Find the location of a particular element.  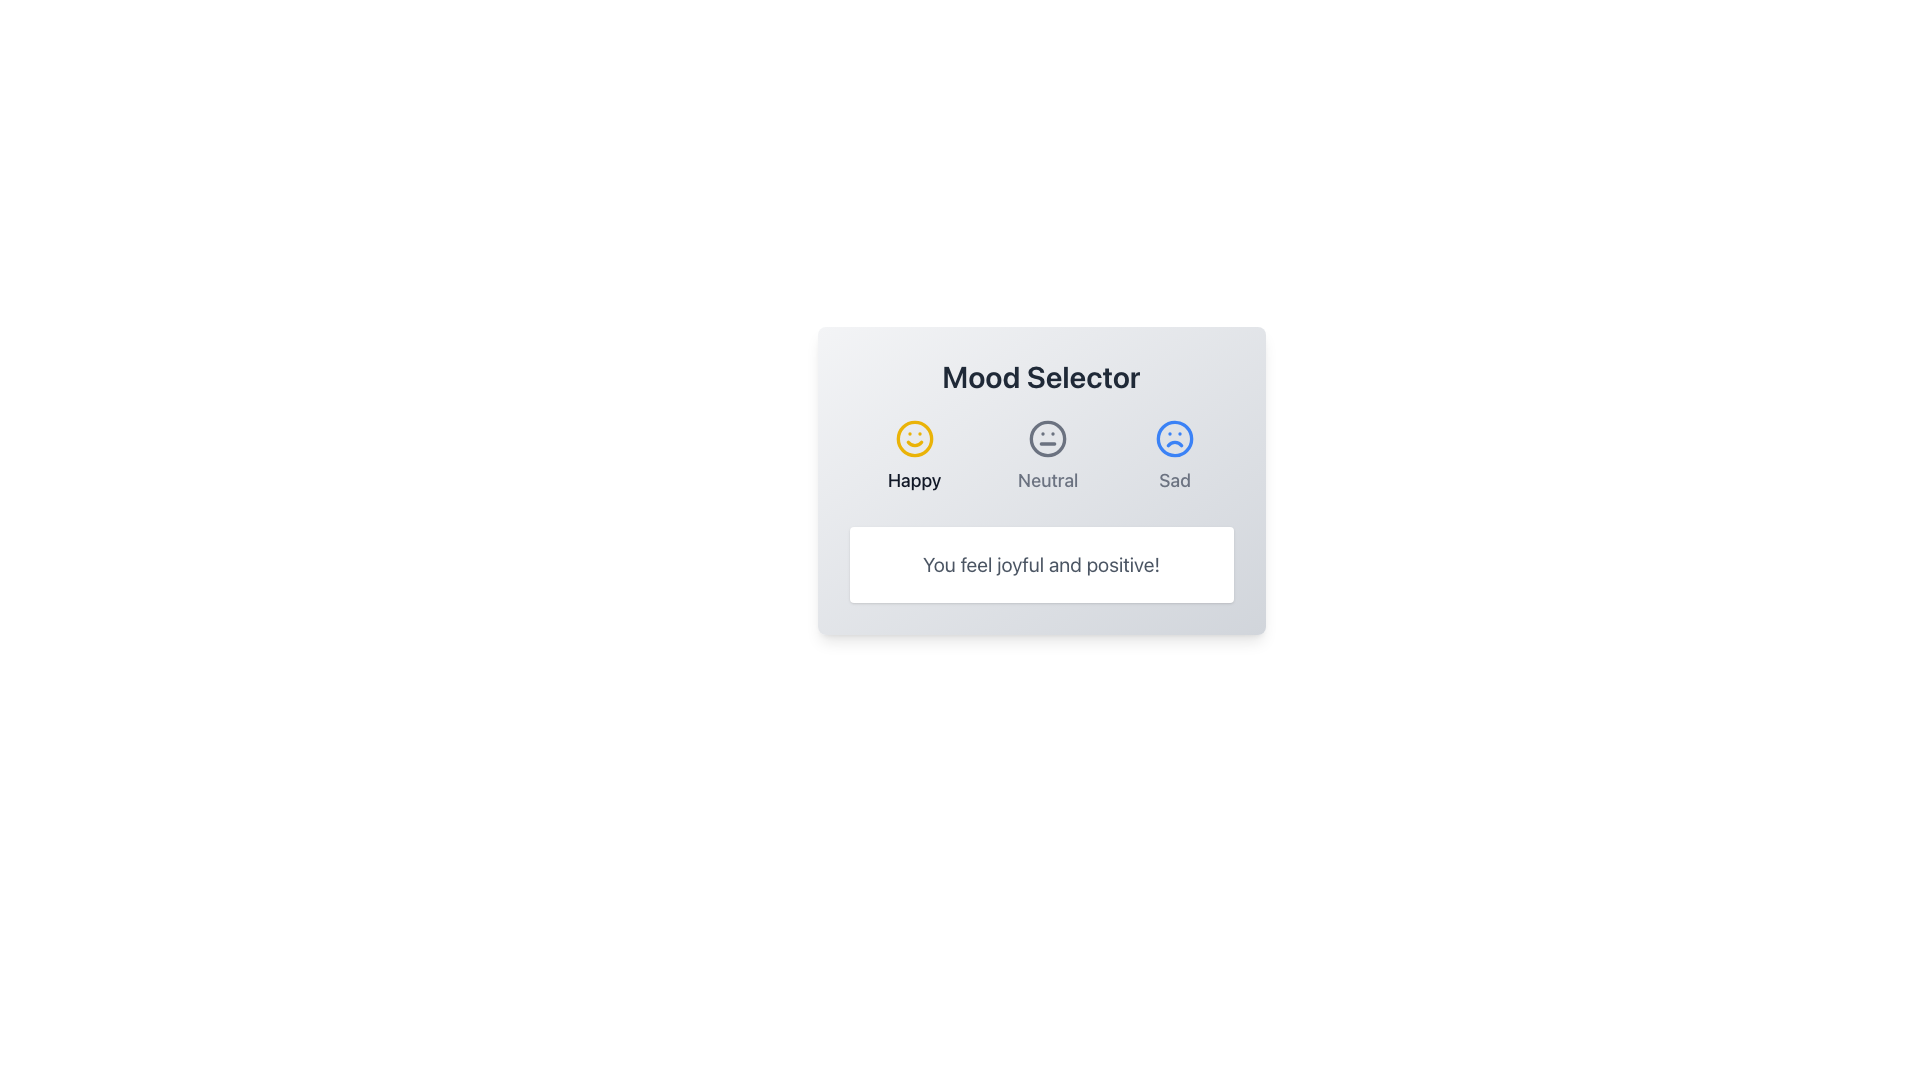

the 'Neutral' mood button located in the center of the mood options row is located at coordinates (1047, 456).